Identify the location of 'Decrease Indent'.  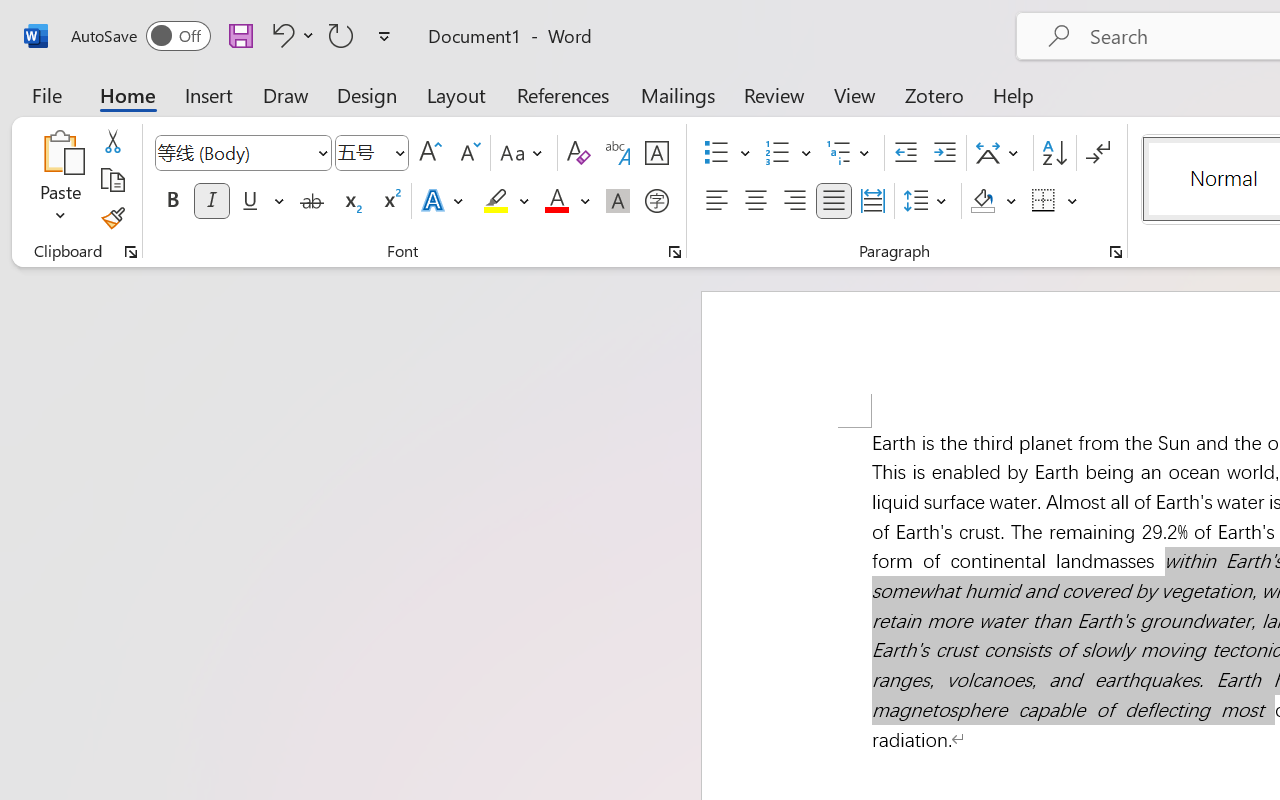
(905, 153).